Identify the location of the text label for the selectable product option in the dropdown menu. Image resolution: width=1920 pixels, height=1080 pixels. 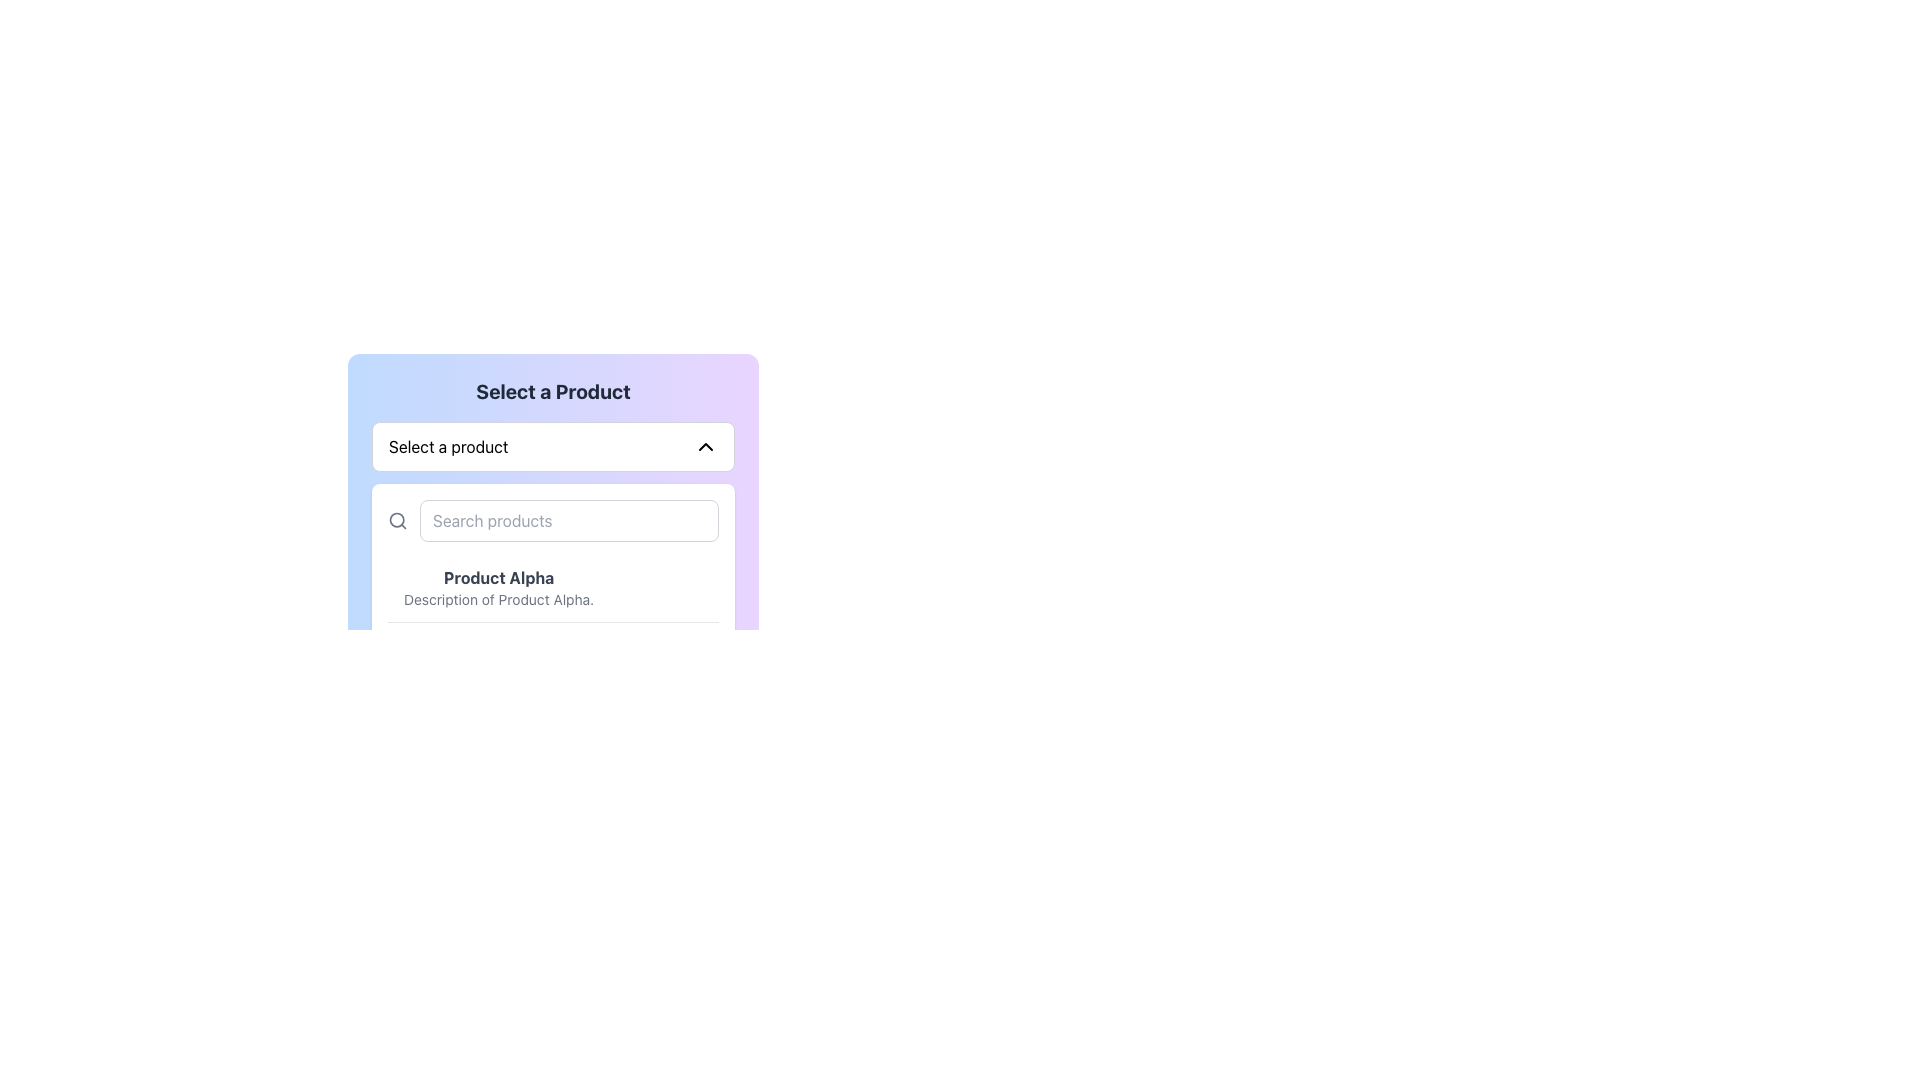
(499, 578).